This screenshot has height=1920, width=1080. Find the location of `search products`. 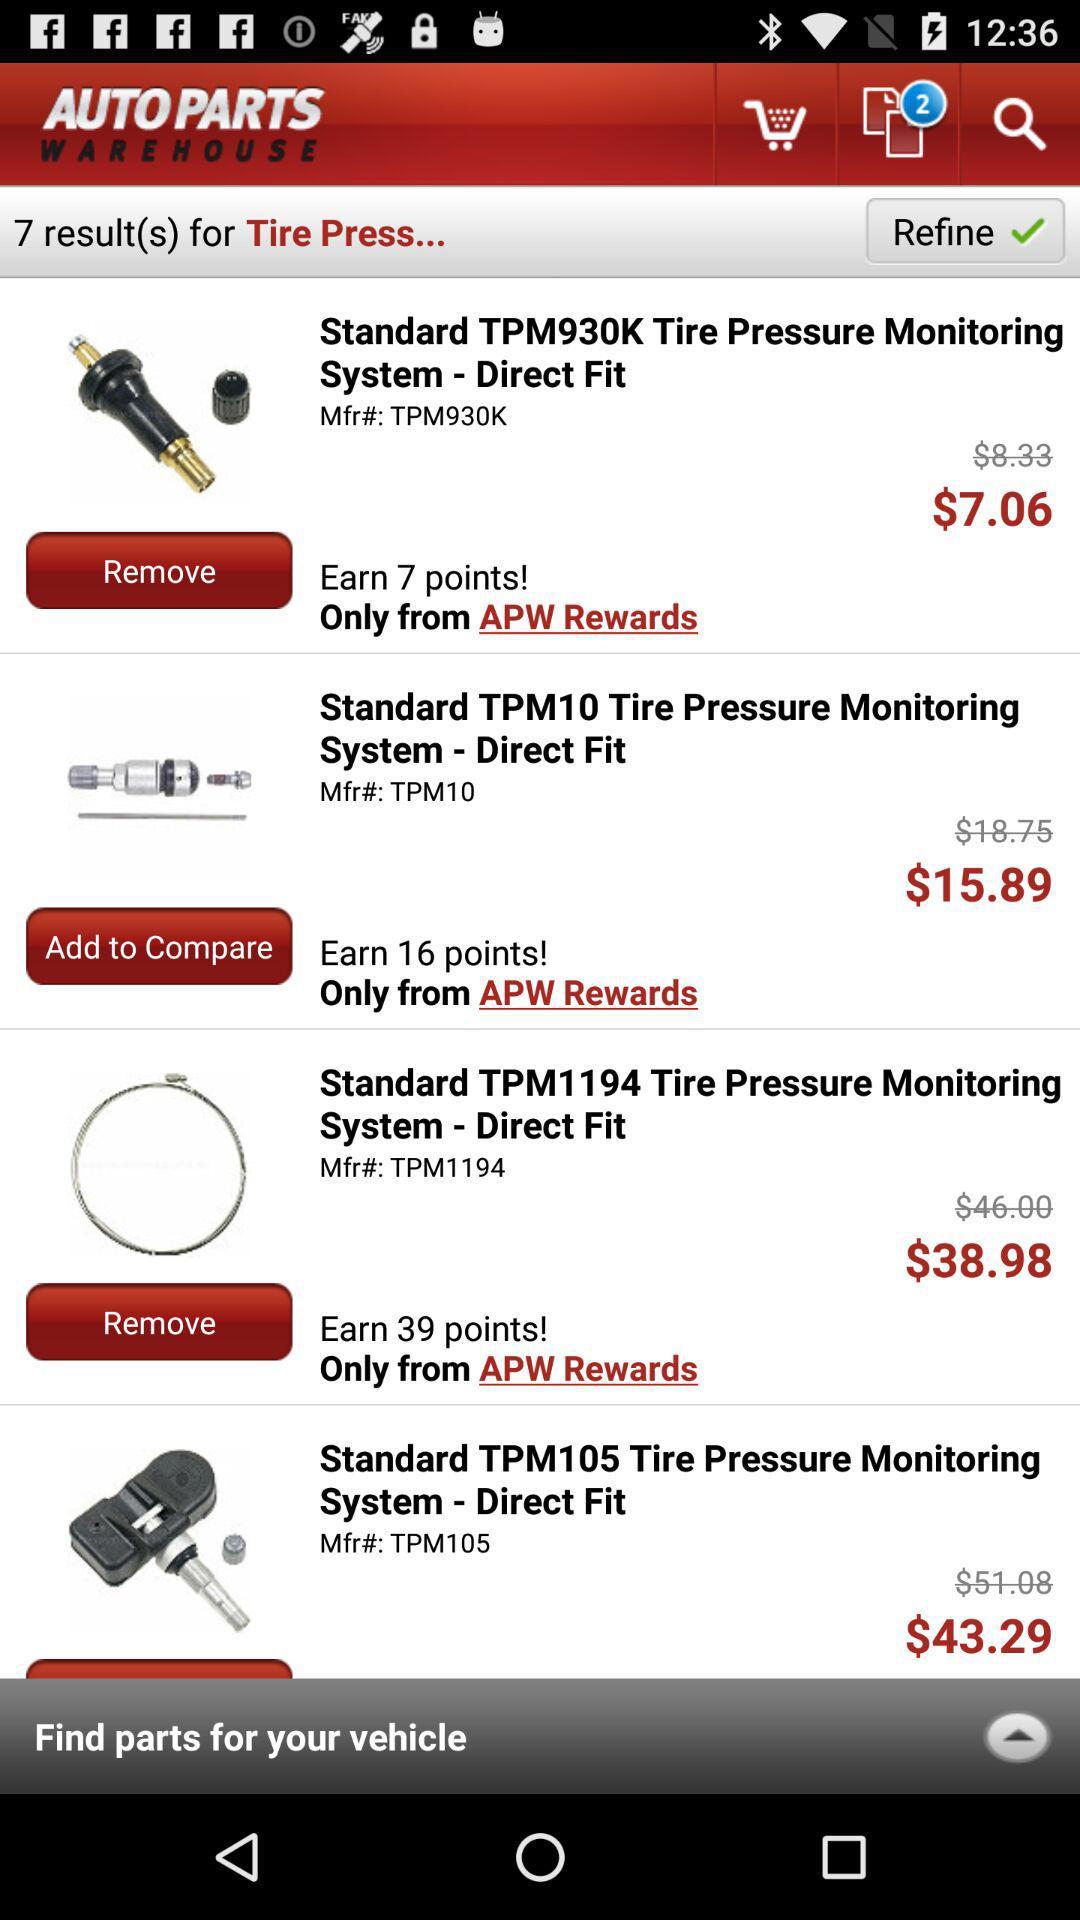

search products is located at coordinates (1018, 123).